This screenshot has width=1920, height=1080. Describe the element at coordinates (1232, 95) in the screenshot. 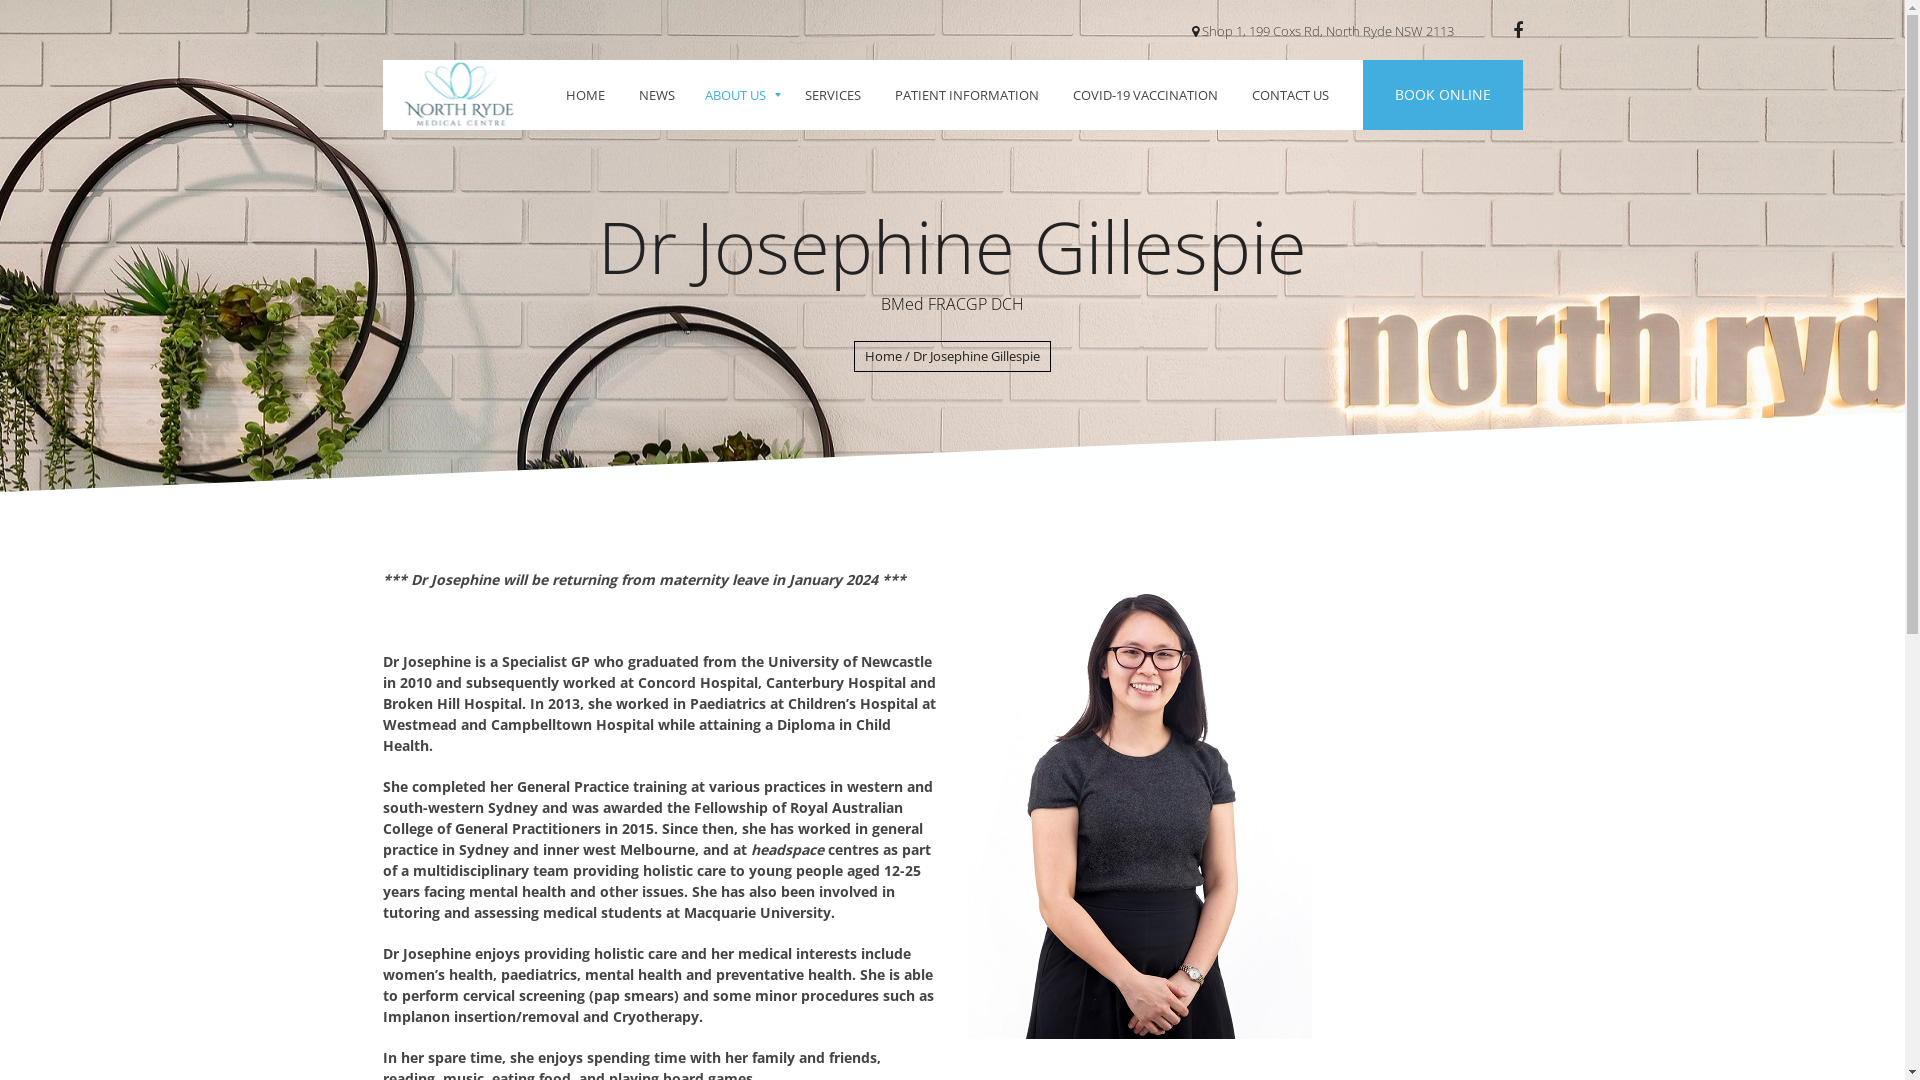

I see `'CONTACT US'` at that location.